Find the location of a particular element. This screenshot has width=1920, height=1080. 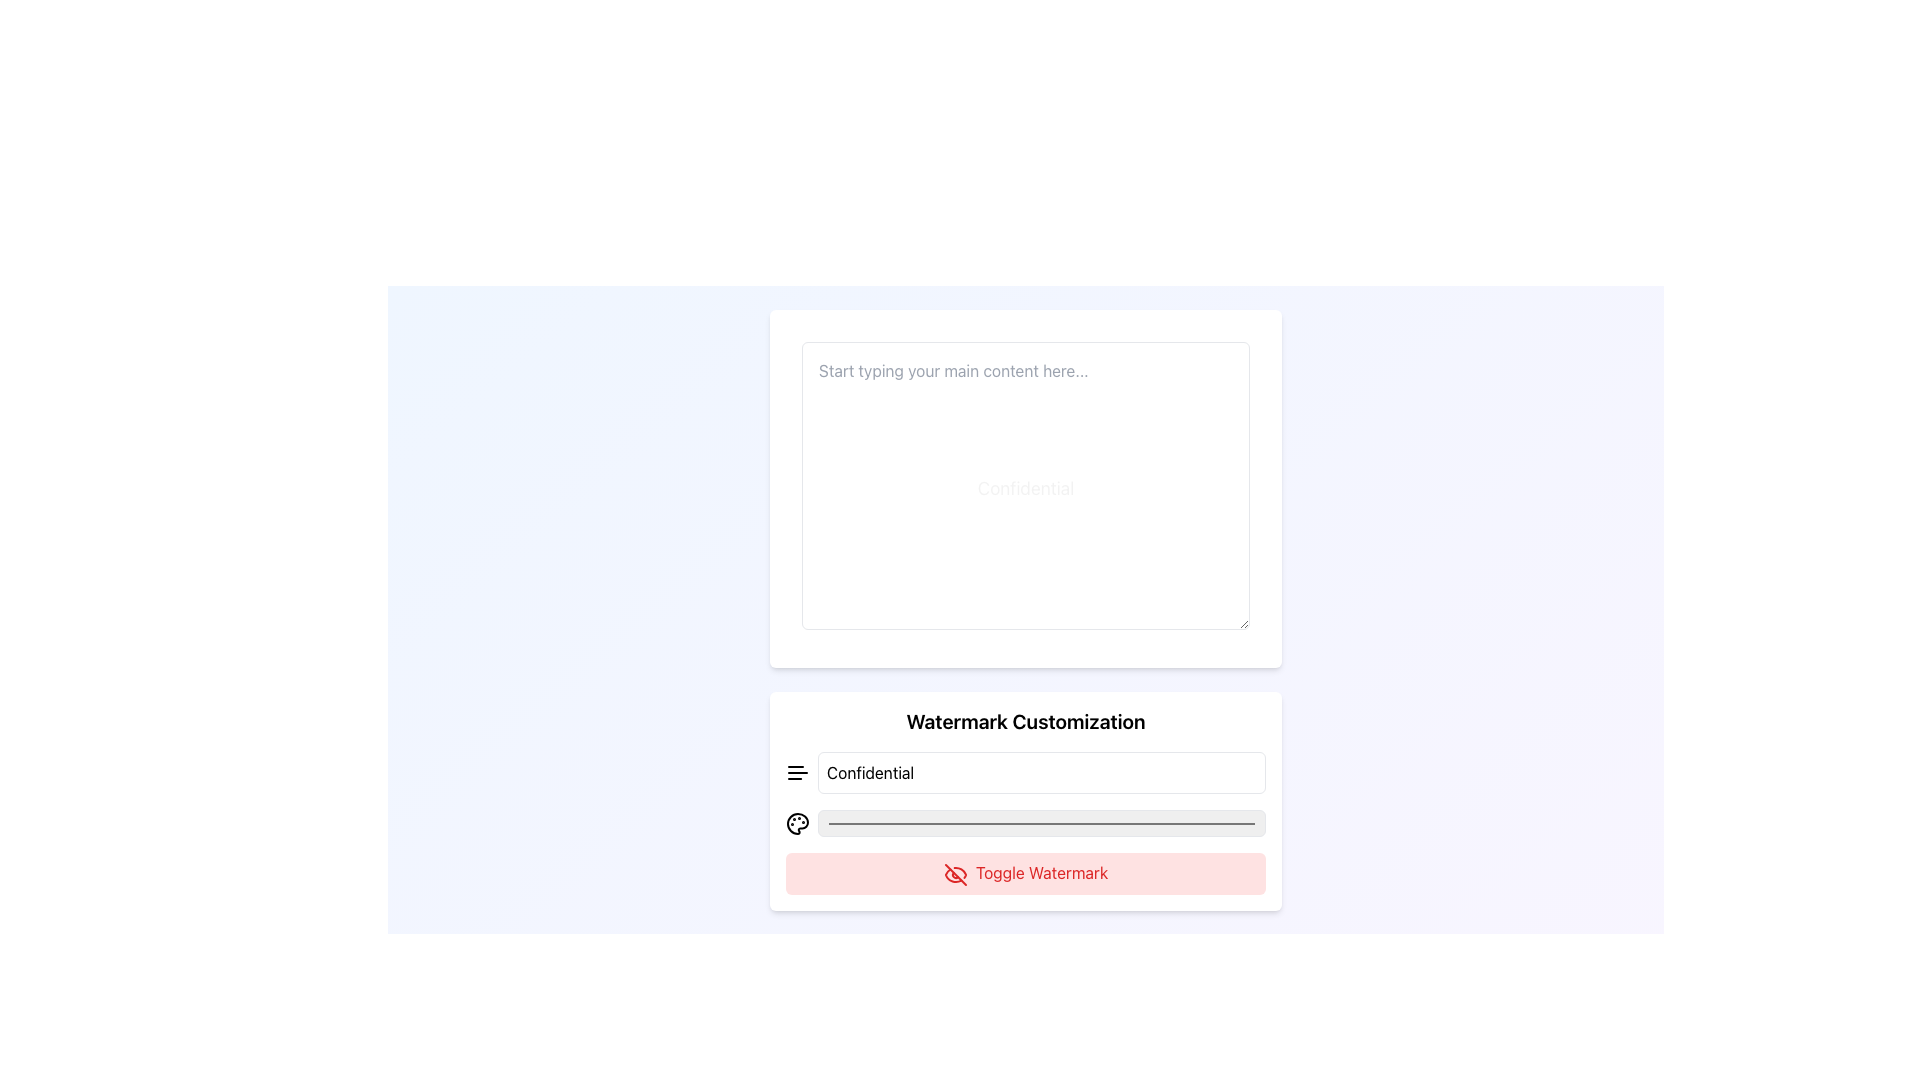

the color or style customization icon located in the Watermark Customization section, which is positioned first to the left of the 'Confidential' text field is located at coordinates (796, 823).